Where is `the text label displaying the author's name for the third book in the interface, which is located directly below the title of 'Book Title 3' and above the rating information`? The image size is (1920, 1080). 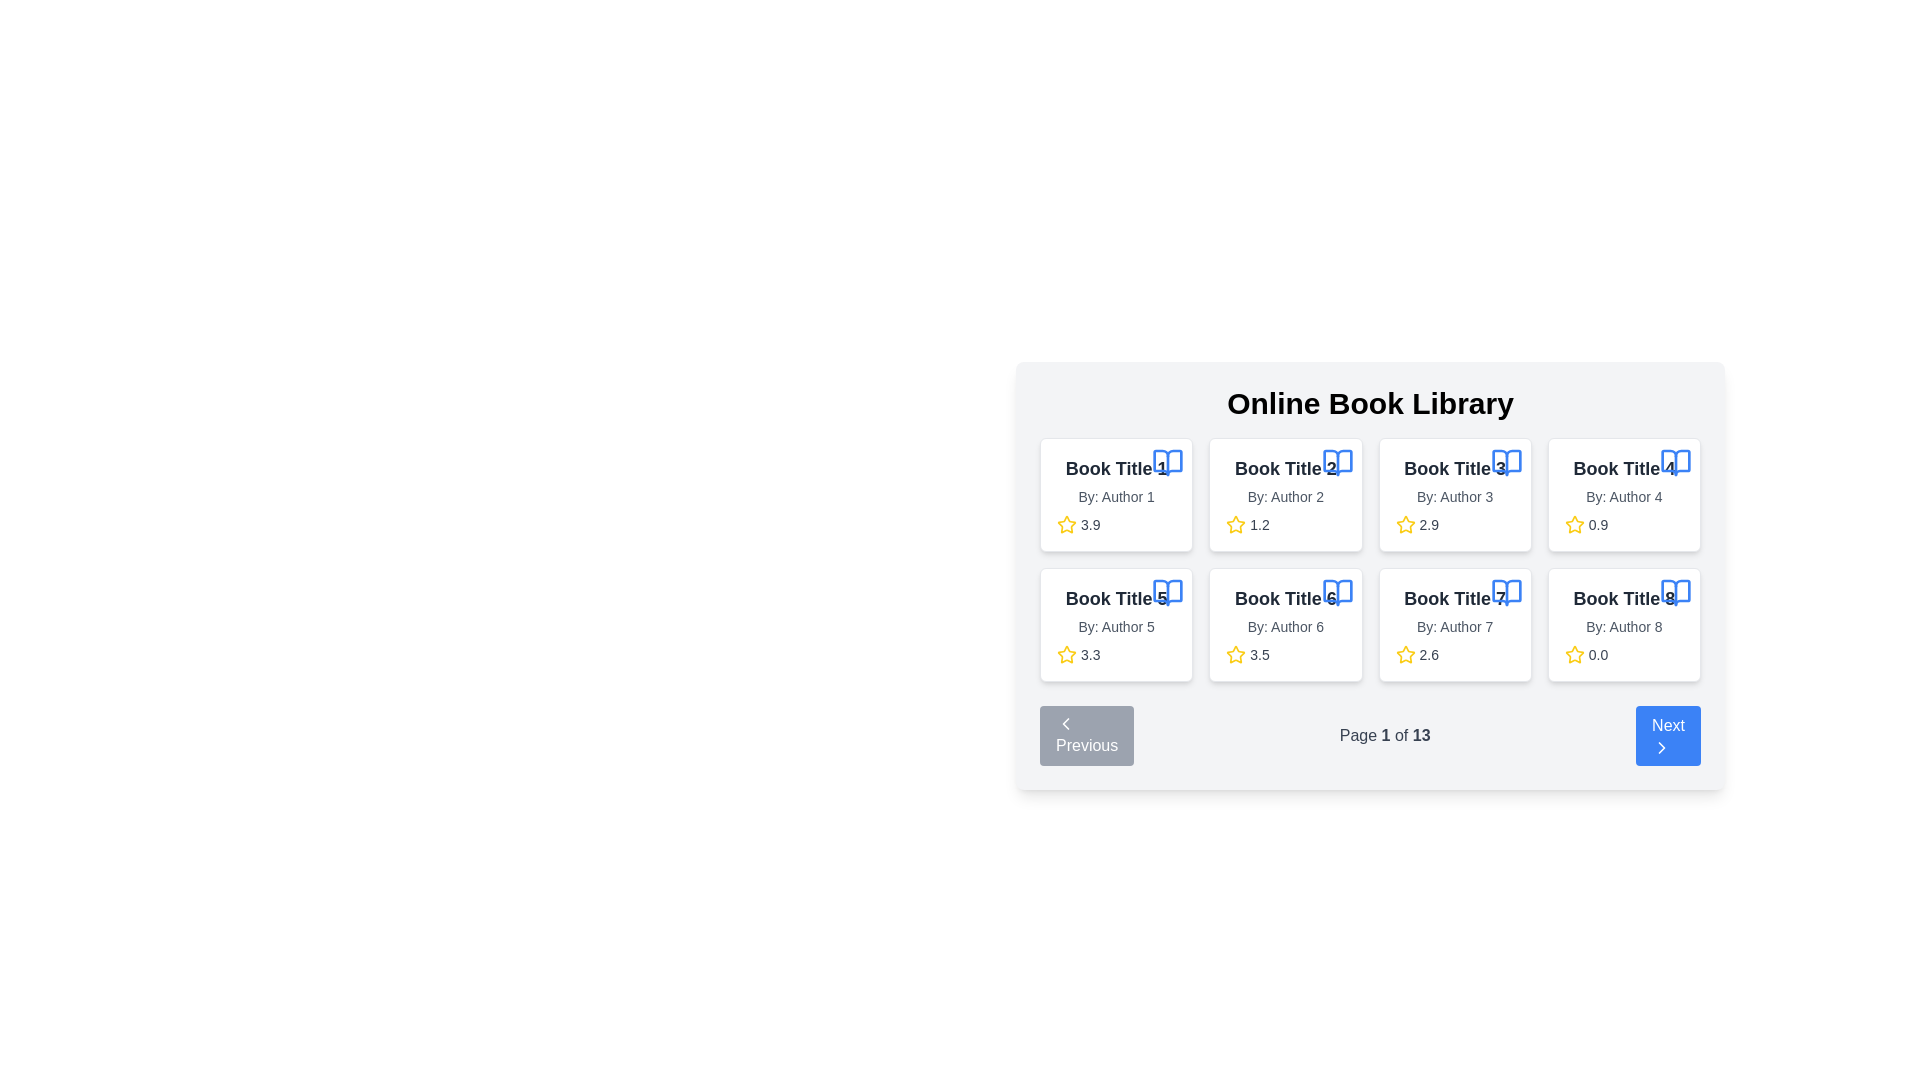 the text label displaying the author's name for the third book in the interface, which is located directly below the title of 'Book Title 3' and above the rating information is located at coordinates (1455, 496).